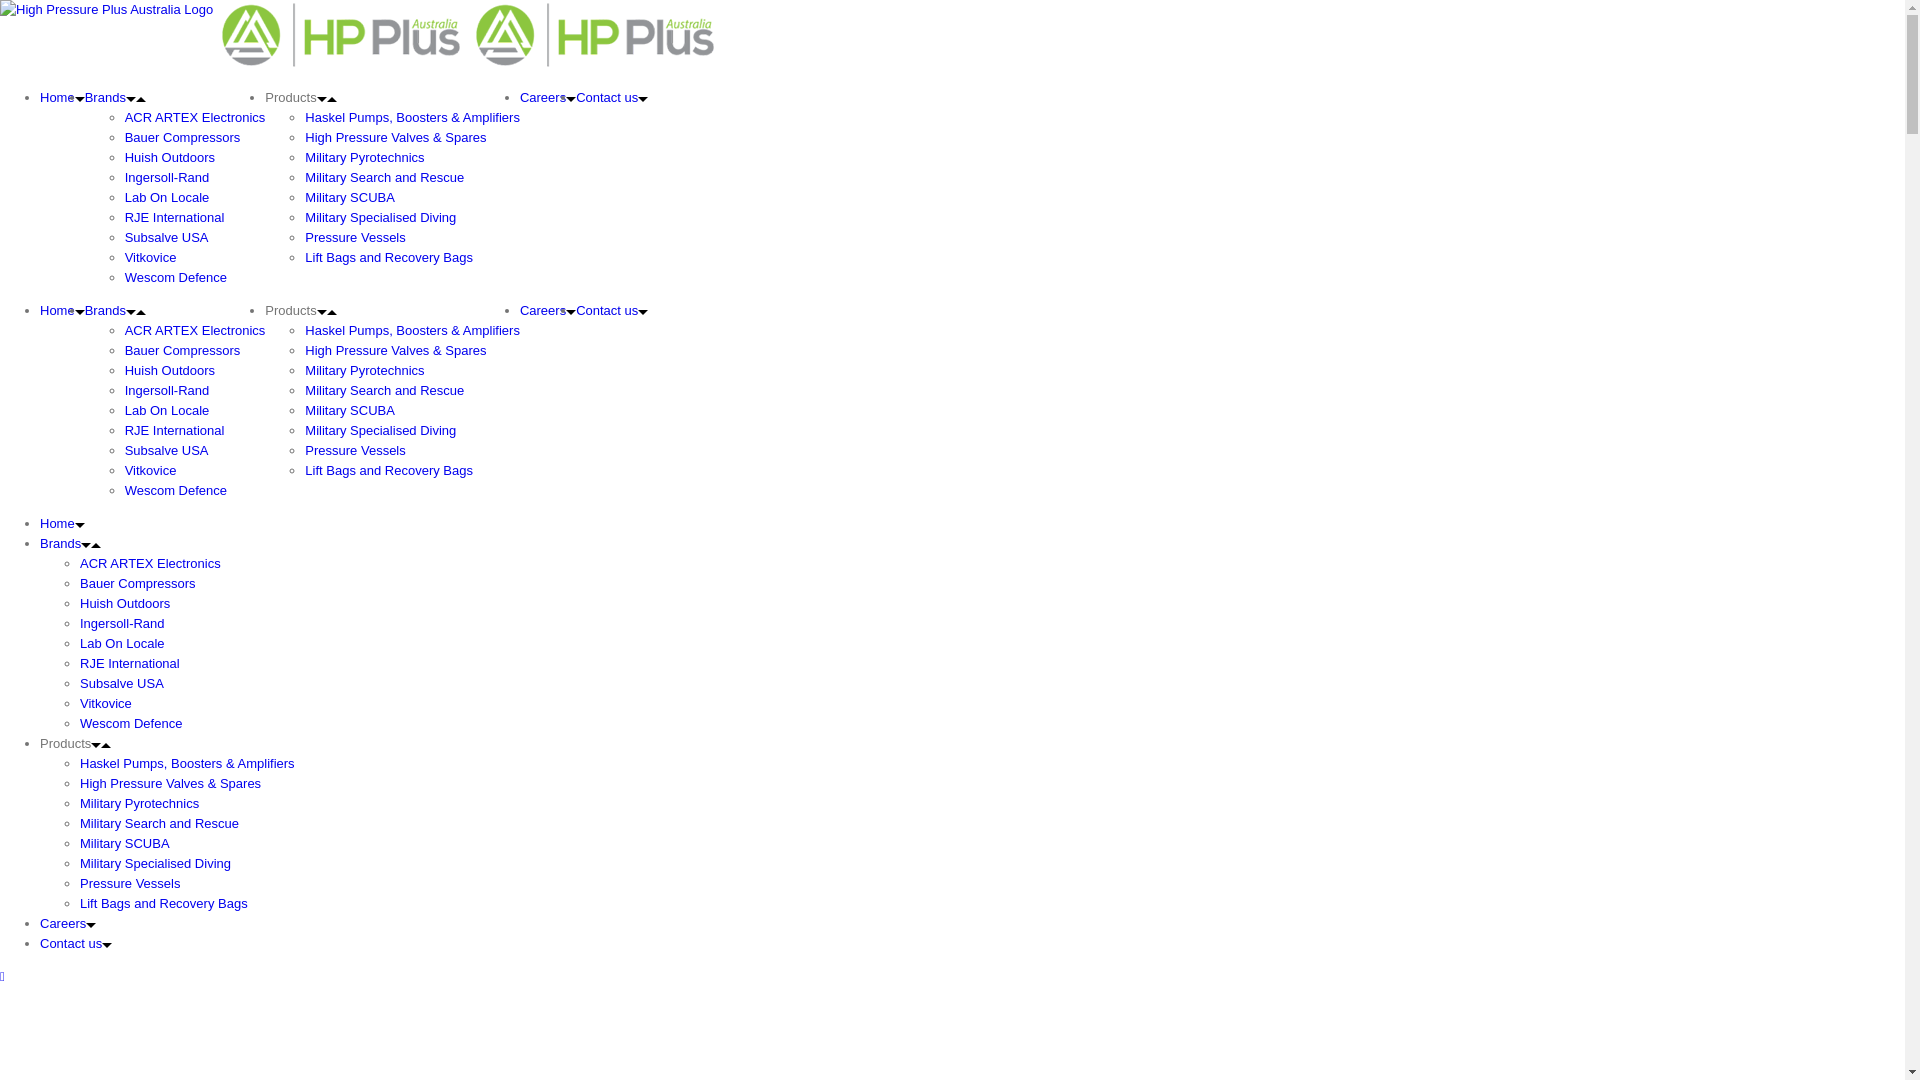  What do you see at coordinates (169, 156) in the screenshot?
I see `'Huish Outdoors'` at bounding box center [169, 156].